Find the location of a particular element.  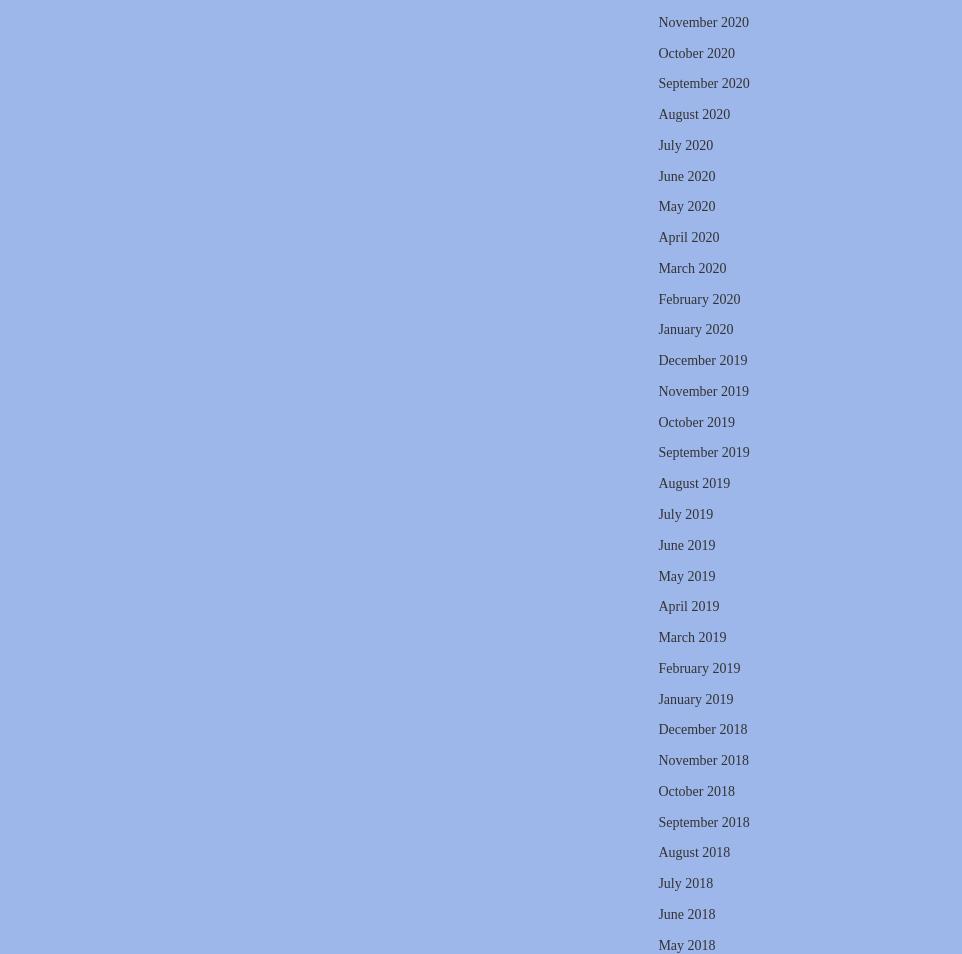

'August 2019' is located at coordinates (692, 482).